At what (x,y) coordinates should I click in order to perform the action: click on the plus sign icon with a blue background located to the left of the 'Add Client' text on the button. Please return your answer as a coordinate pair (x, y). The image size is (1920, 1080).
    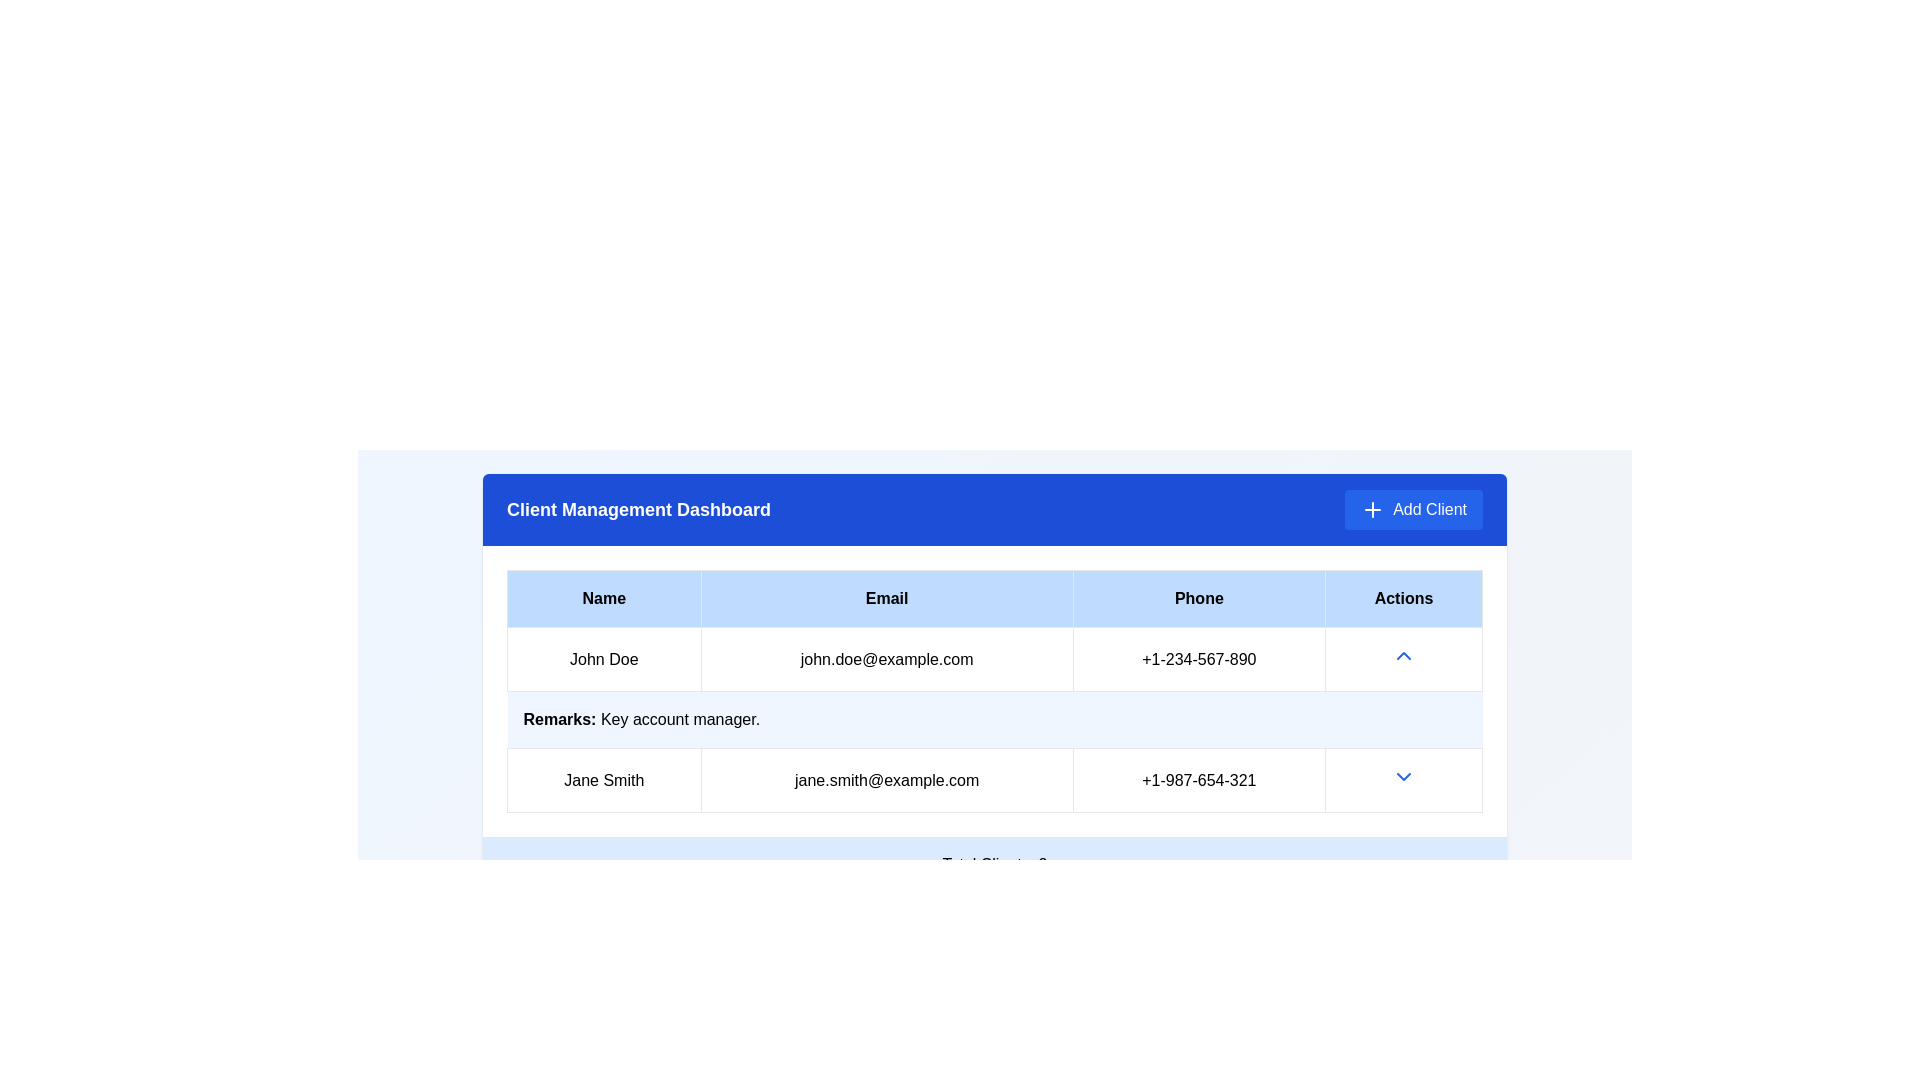
    Looking at the image, I should click on (1372, 508).